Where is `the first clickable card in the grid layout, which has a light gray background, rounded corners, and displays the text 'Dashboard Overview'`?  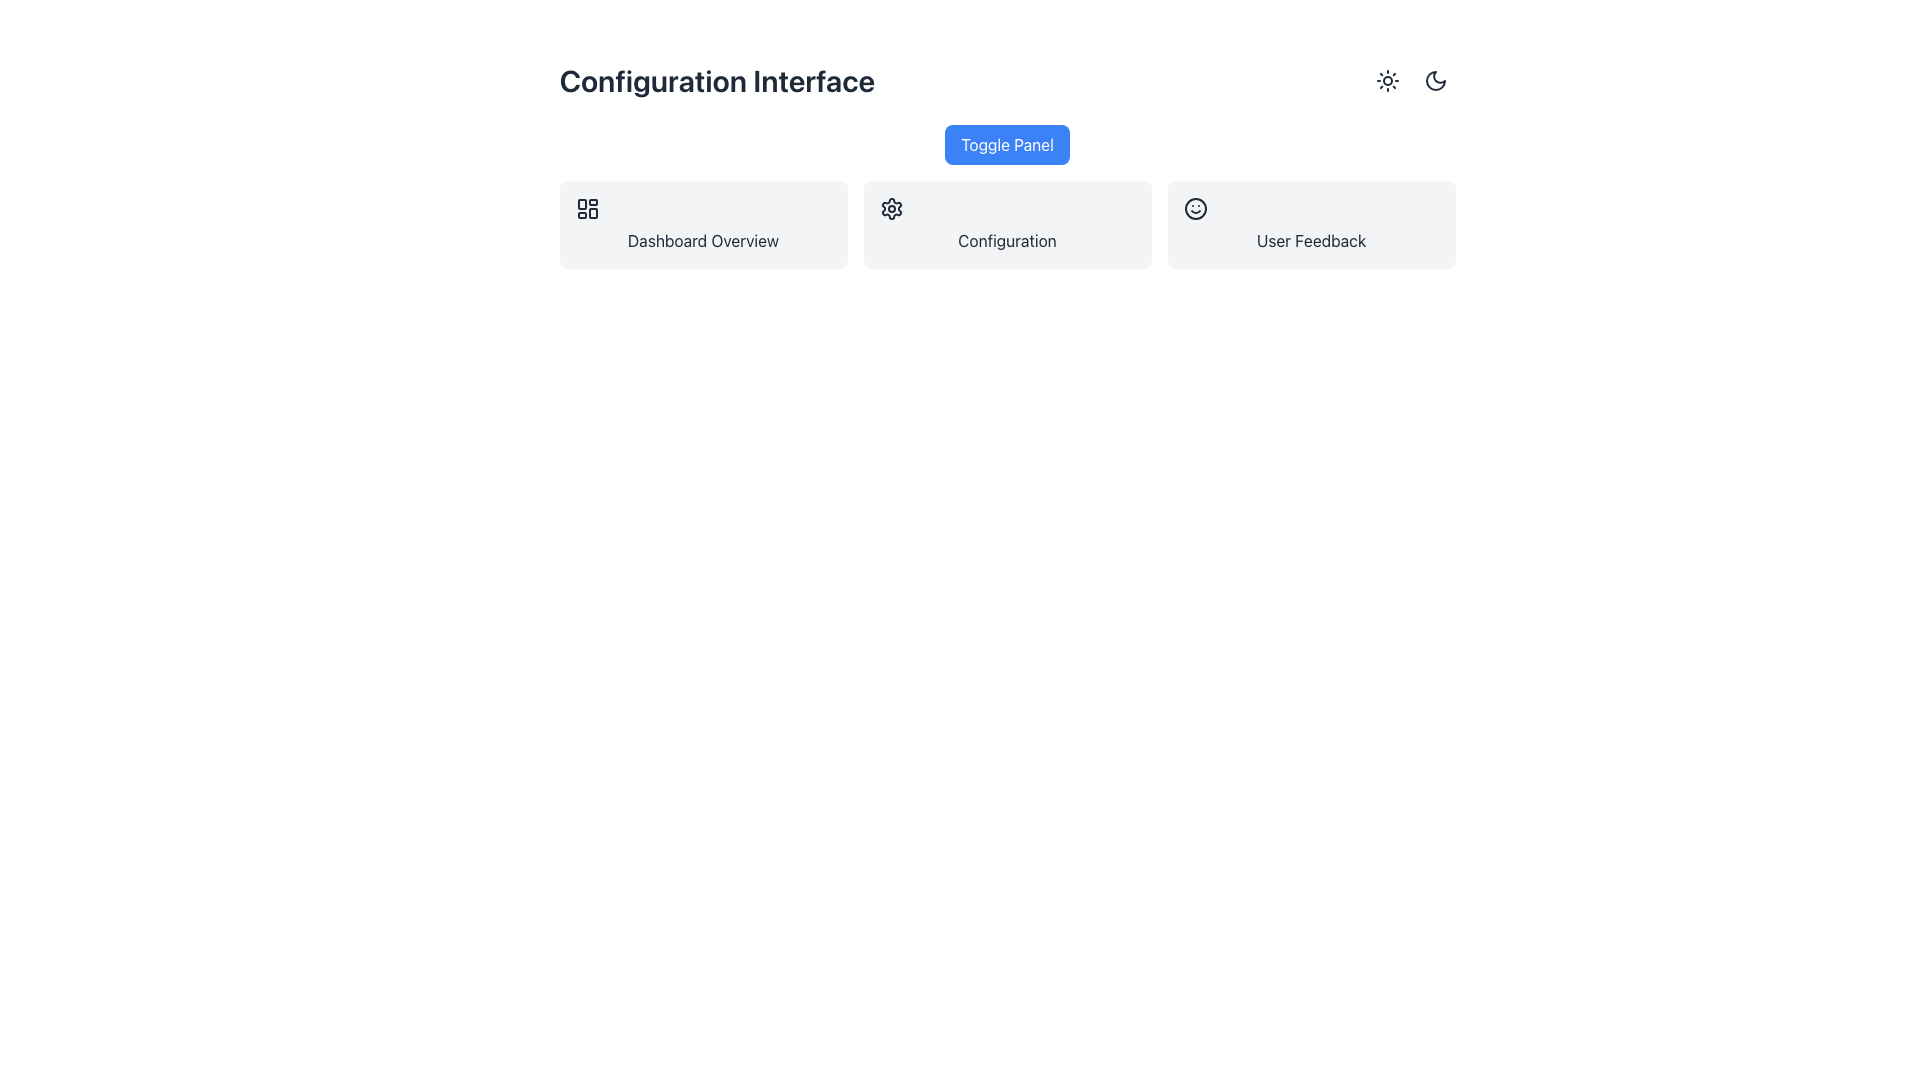
the first clickable card in the grid layout, which has a light gray background, rounded corners, and displays the text 'Dashboard Overview' is located at coordinates (703, 224).